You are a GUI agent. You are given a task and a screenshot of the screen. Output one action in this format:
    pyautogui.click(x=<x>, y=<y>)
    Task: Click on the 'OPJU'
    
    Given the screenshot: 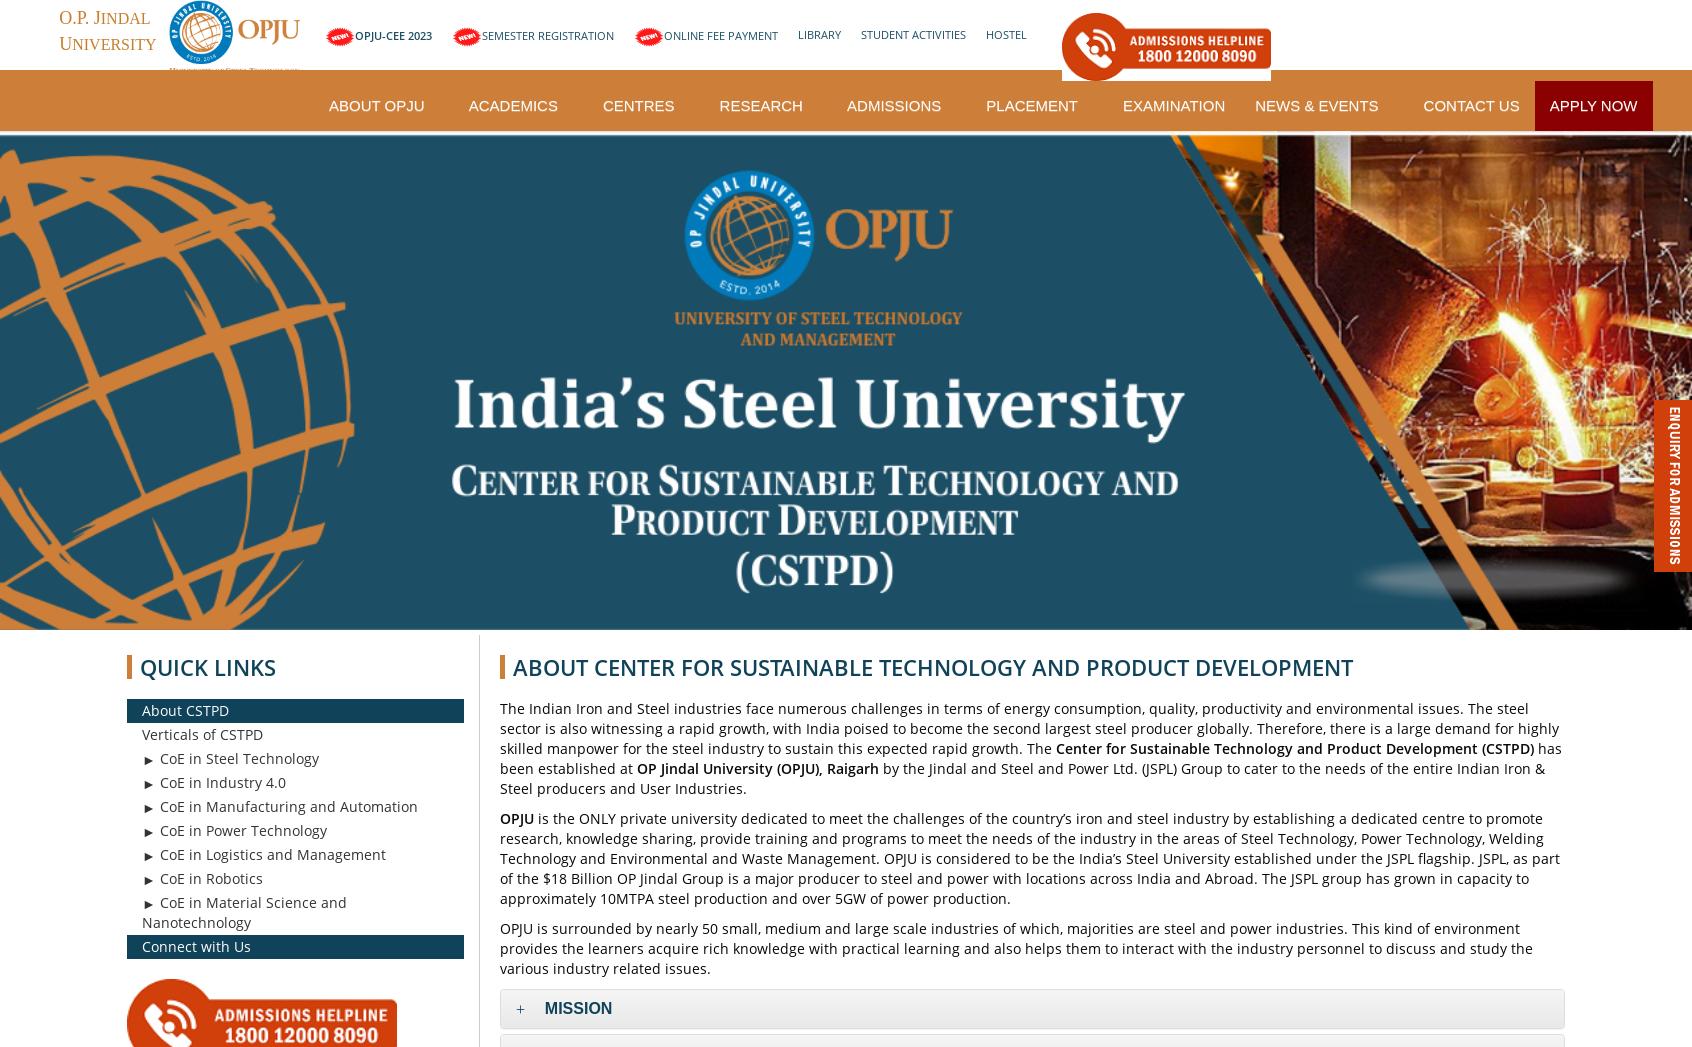 What is the action you would take?
    pyautogui.click(x=516, y=818)
    